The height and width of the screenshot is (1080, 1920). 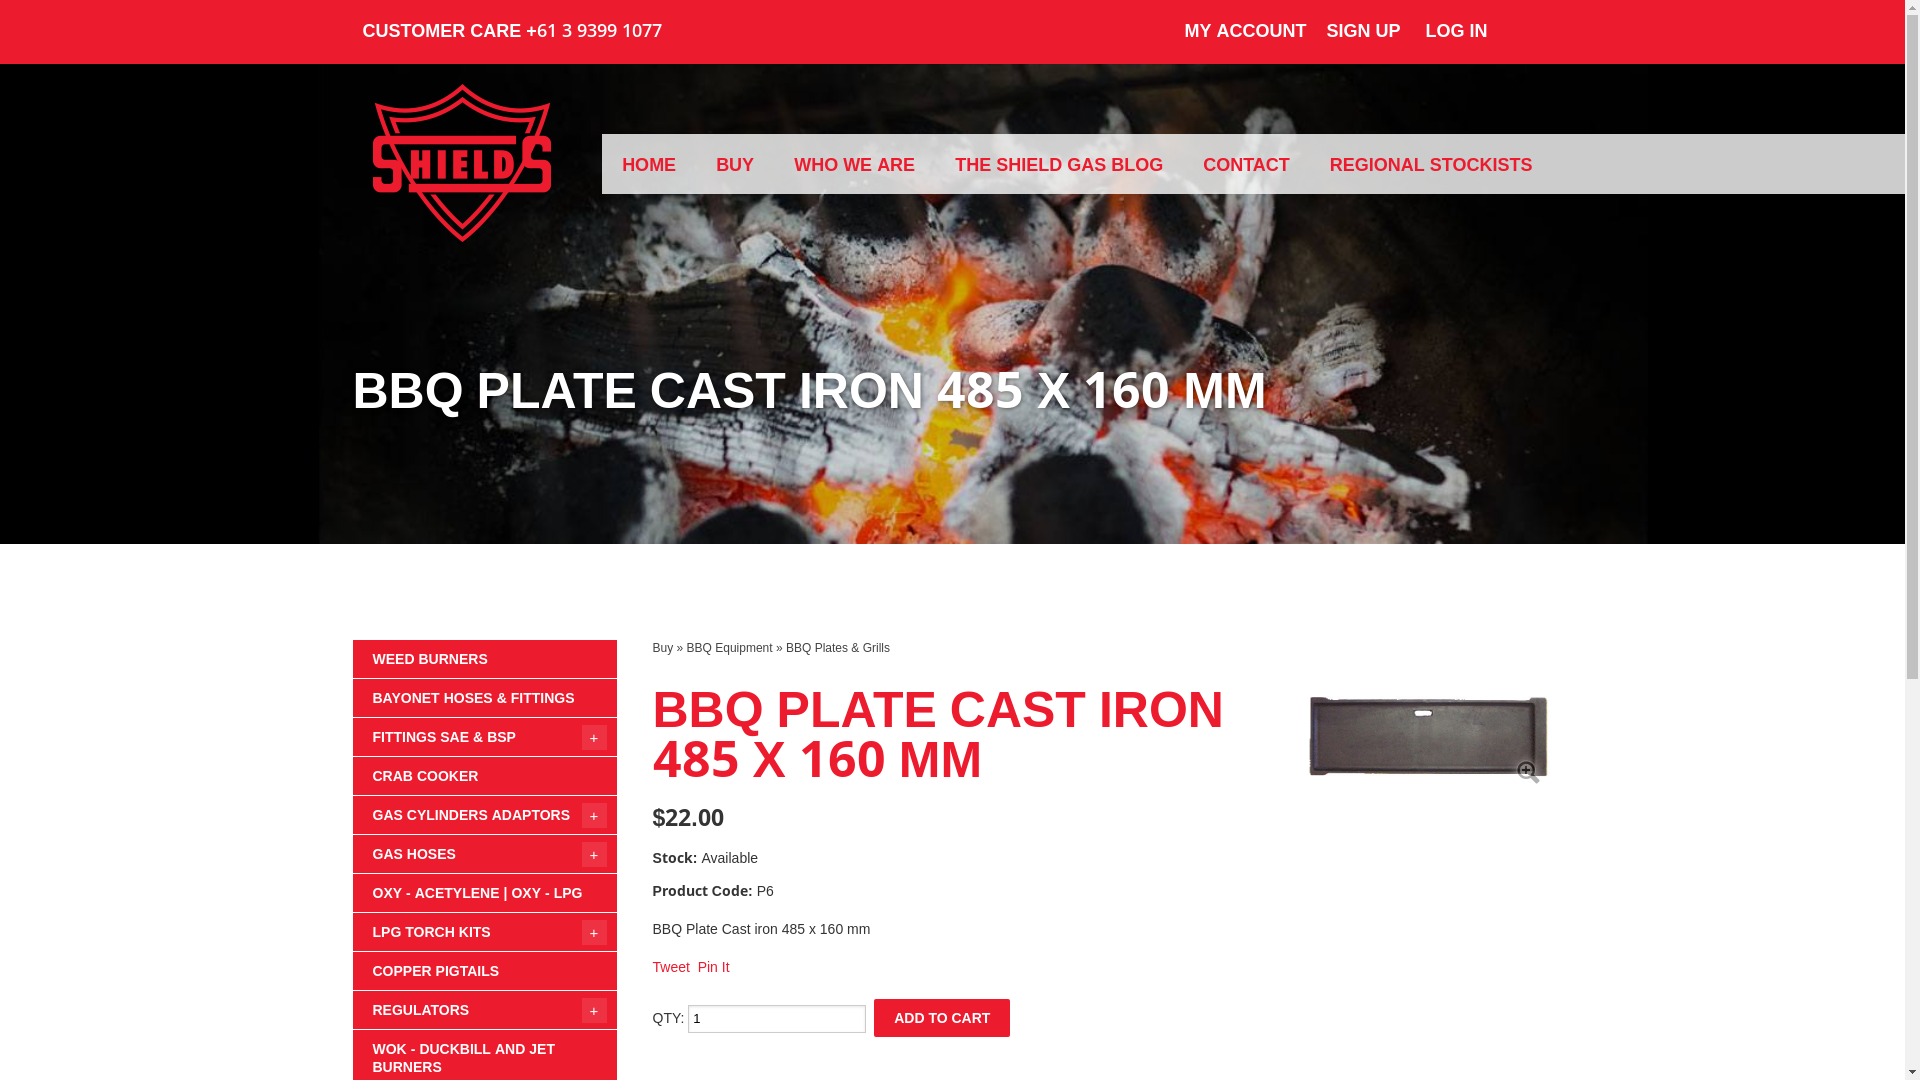 I want to click on 'CRAB COOKER', so click(x=351, y=774).